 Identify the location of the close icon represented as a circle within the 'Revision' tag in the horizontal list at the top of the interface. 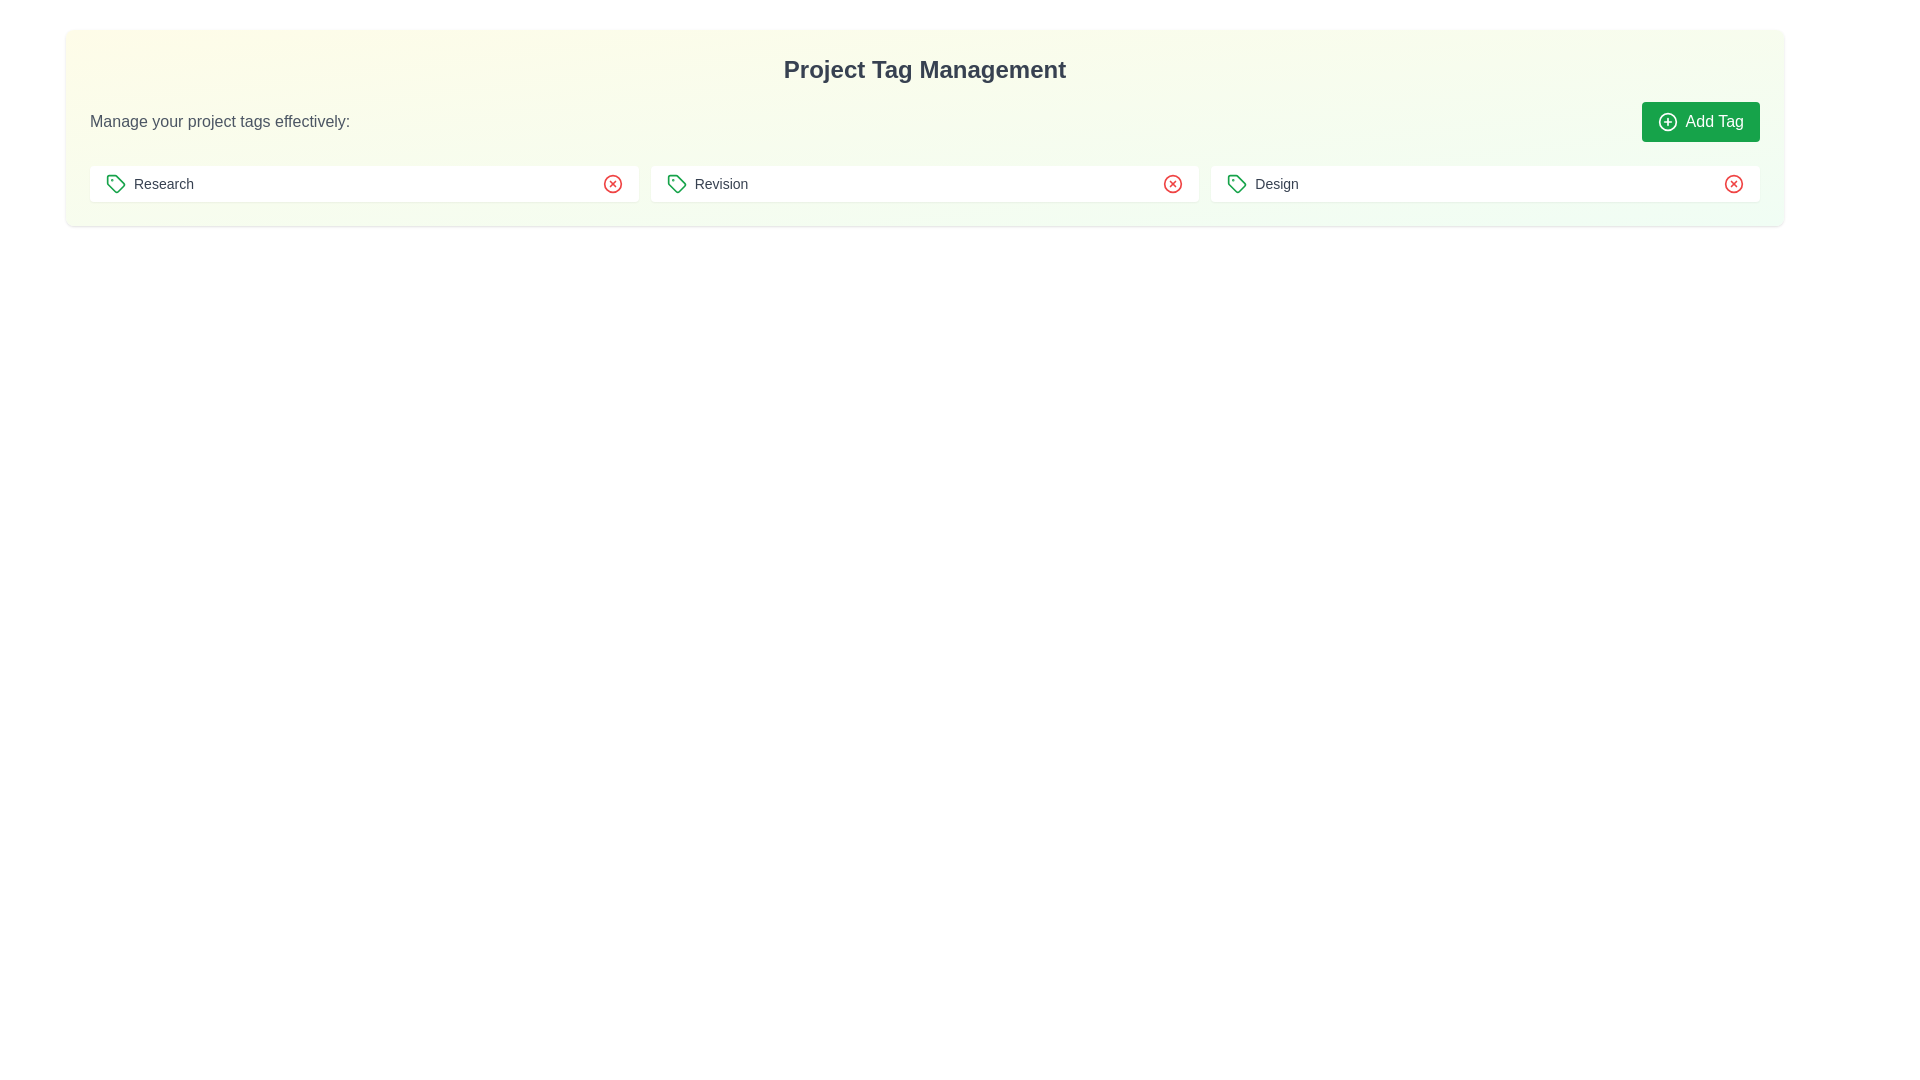
(611, 184).